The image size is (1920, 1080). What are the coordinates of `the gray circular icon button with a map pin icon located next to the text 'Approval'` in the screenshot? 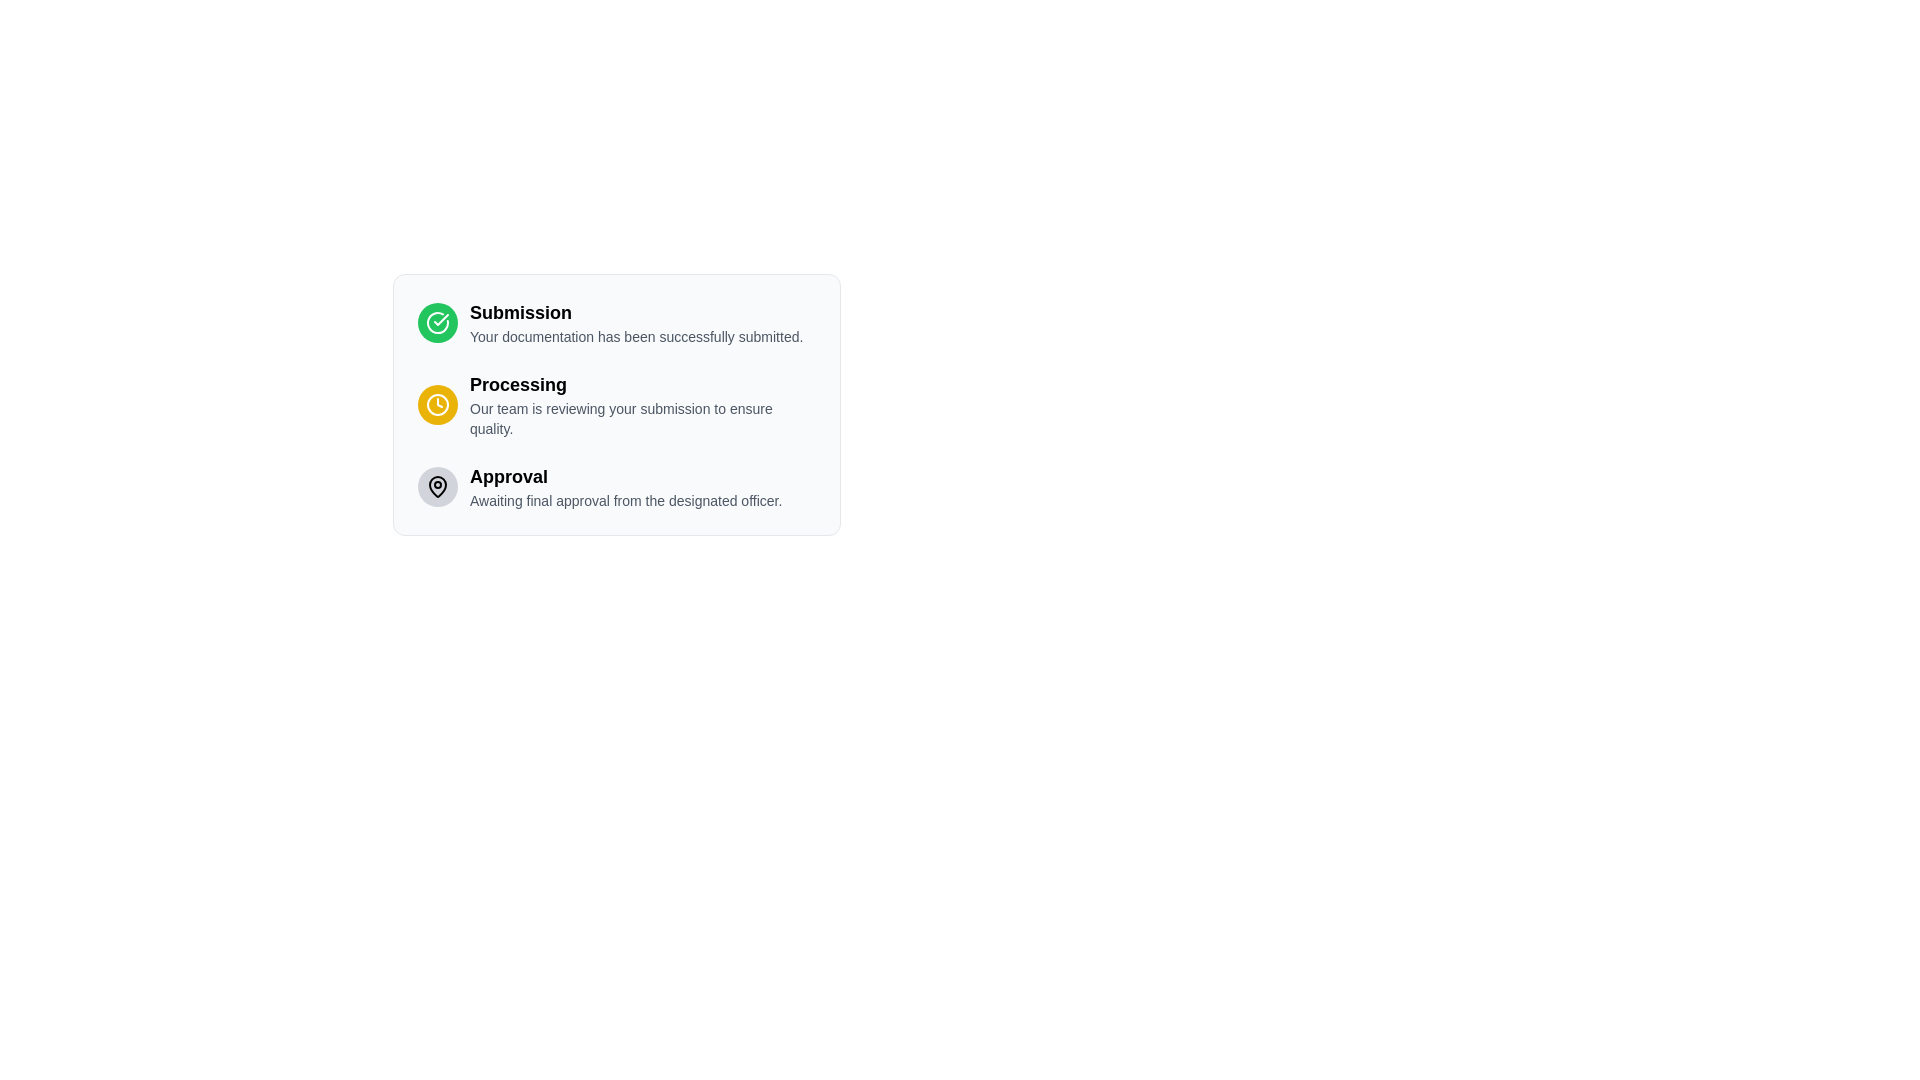 It's located at (436, 486).